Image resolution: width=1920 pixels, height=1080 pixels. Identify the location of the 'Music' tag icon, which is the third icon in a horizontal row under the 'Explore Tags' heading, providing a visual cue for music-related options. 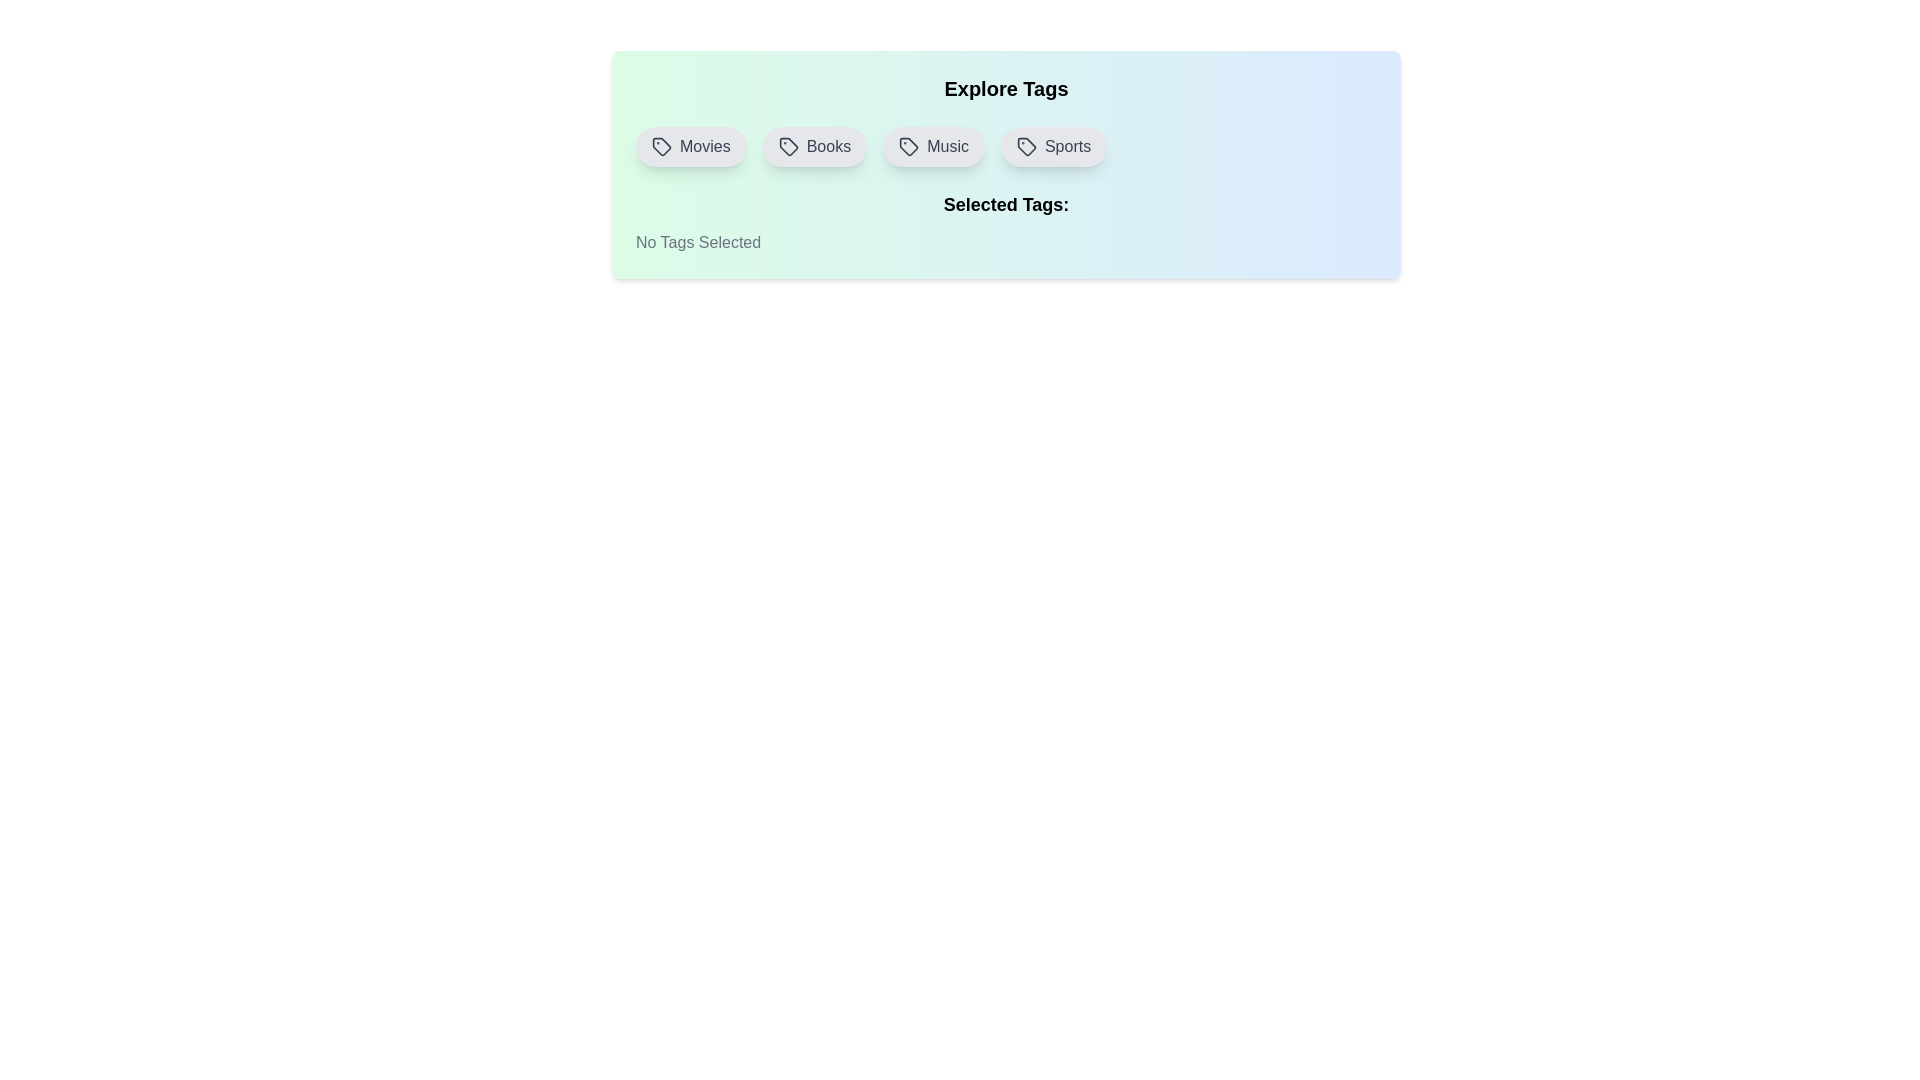
(908, 145).